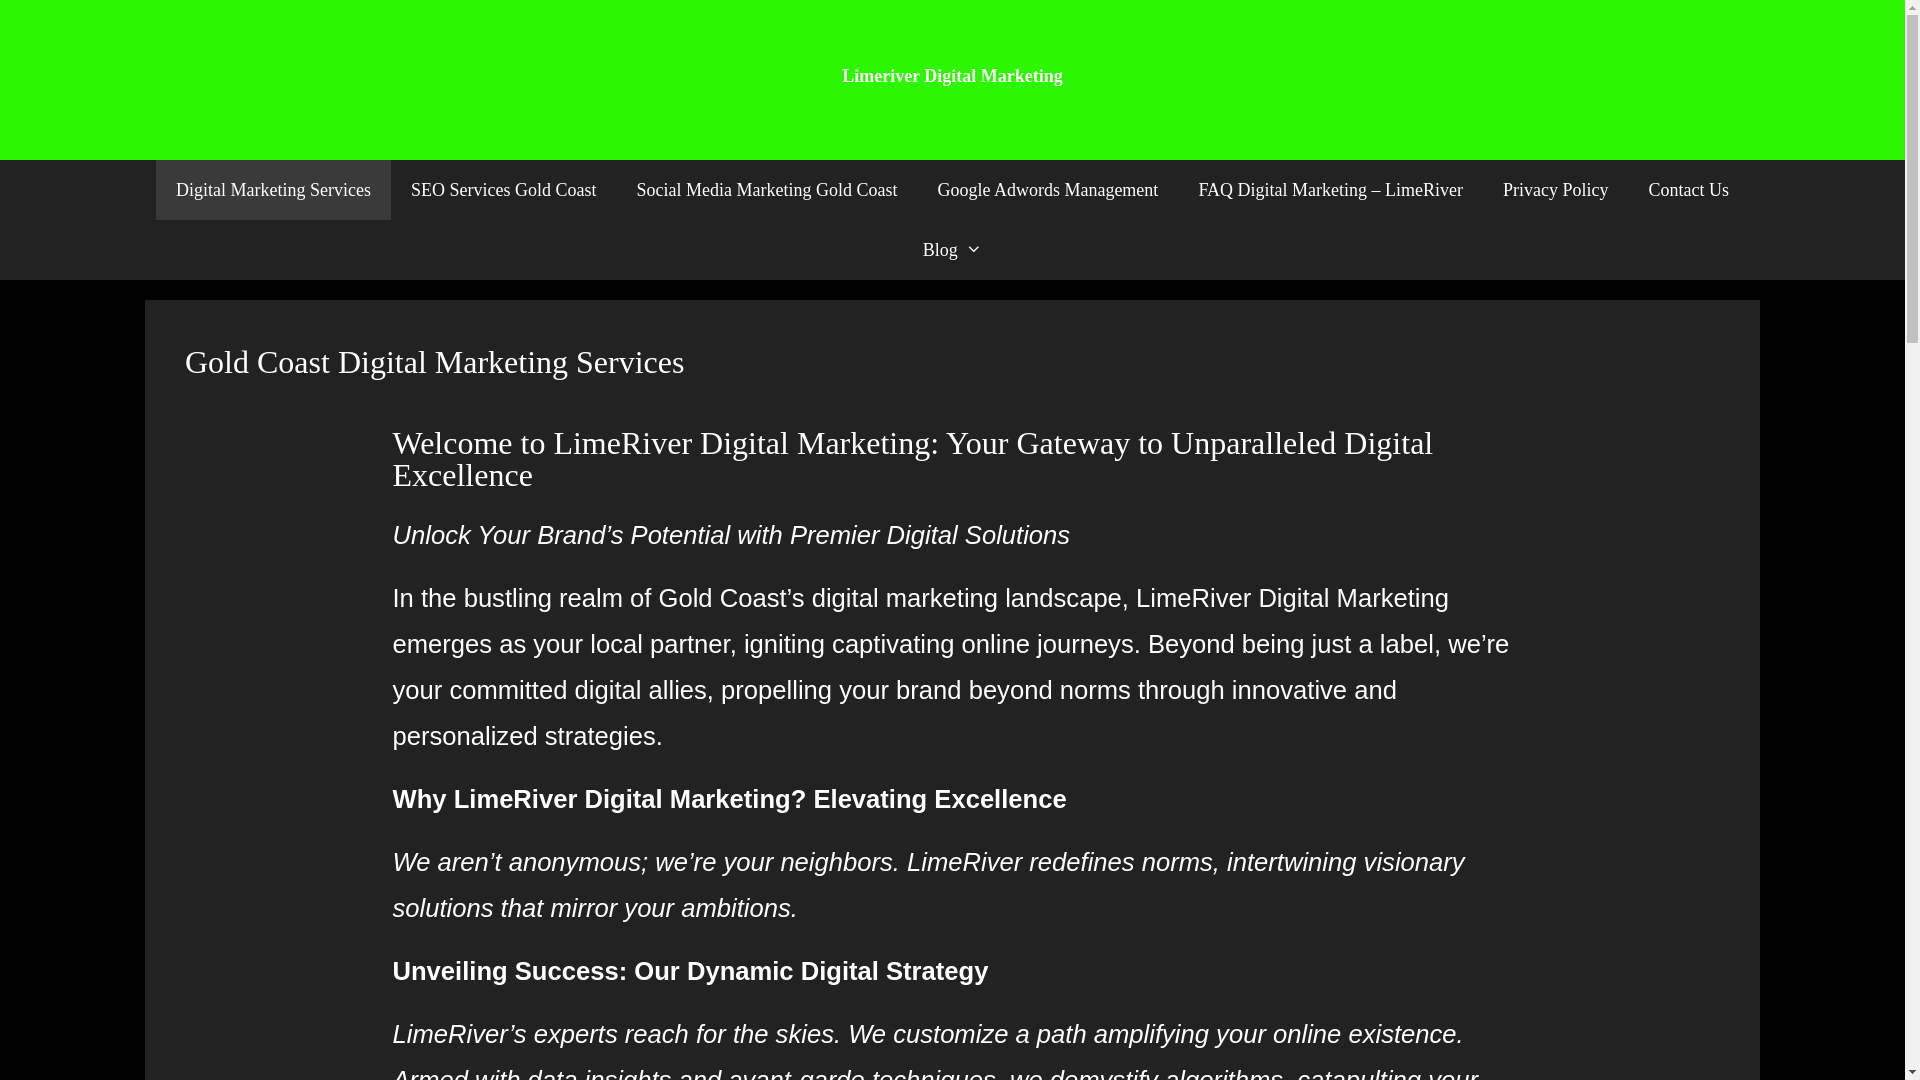  Describe the element at coordinates (951, 75) in the screenshot. I see `'Limeriver Digital Marketing'` at that location.